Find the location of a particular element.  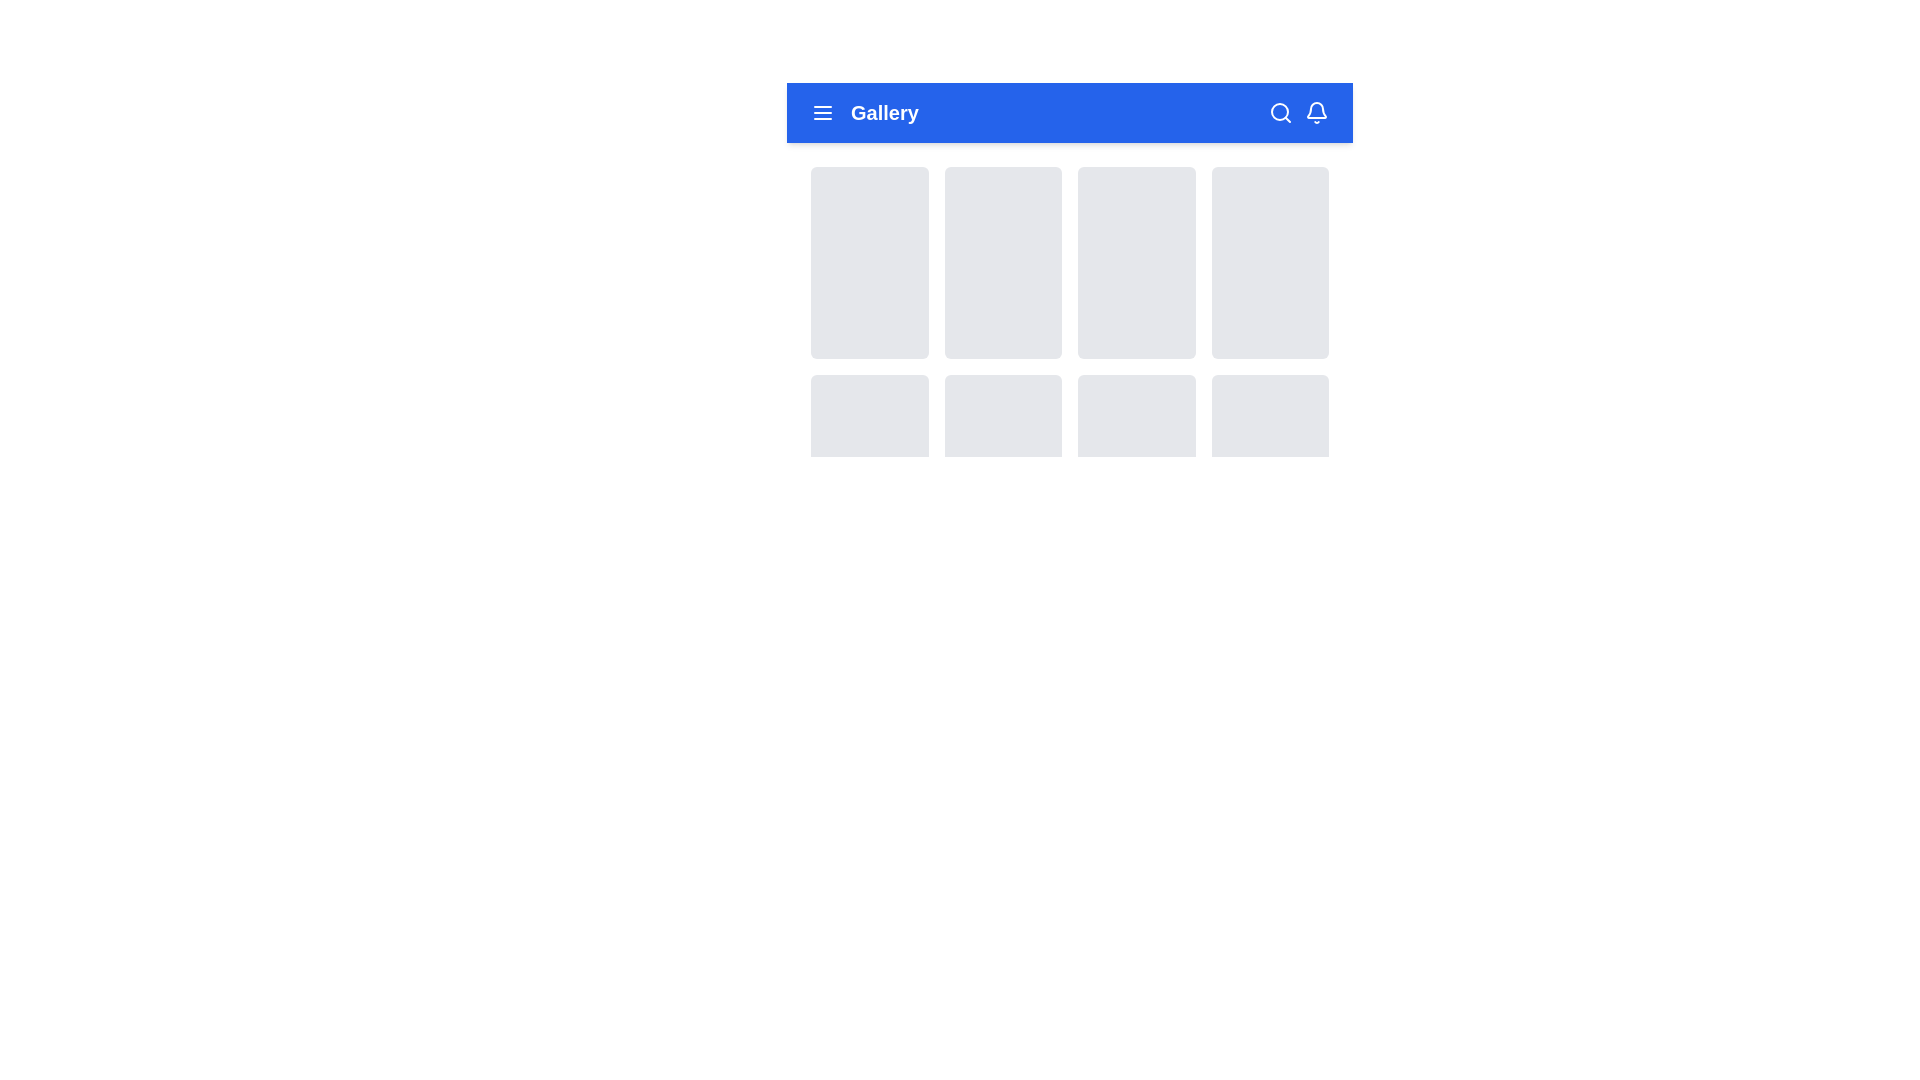

the magnifying glass icon button, which is white on a blue background, located in the upper-right corner of the navigation bar, to the left of the bell icon is located at coordinates (1281, 112).